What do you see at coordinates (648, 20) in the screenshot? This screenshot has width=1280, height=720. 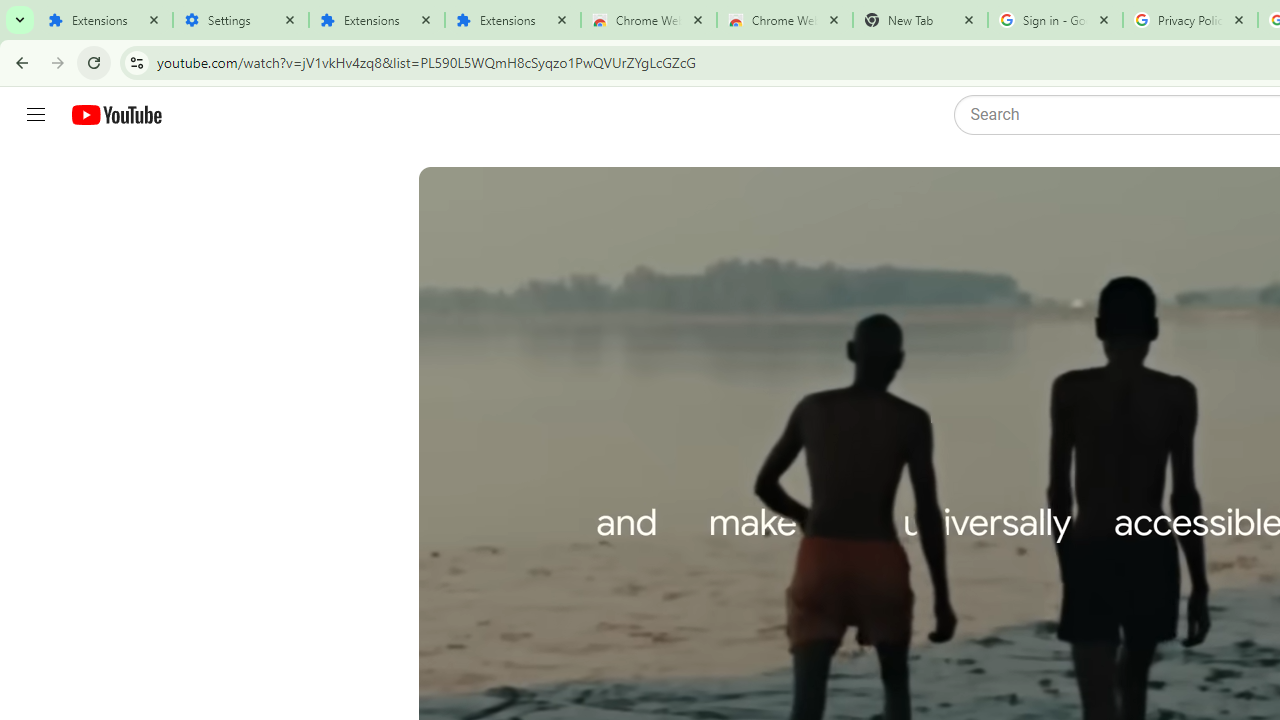 I see `'Chrome Web Store'` at bounding box center [648, 20].